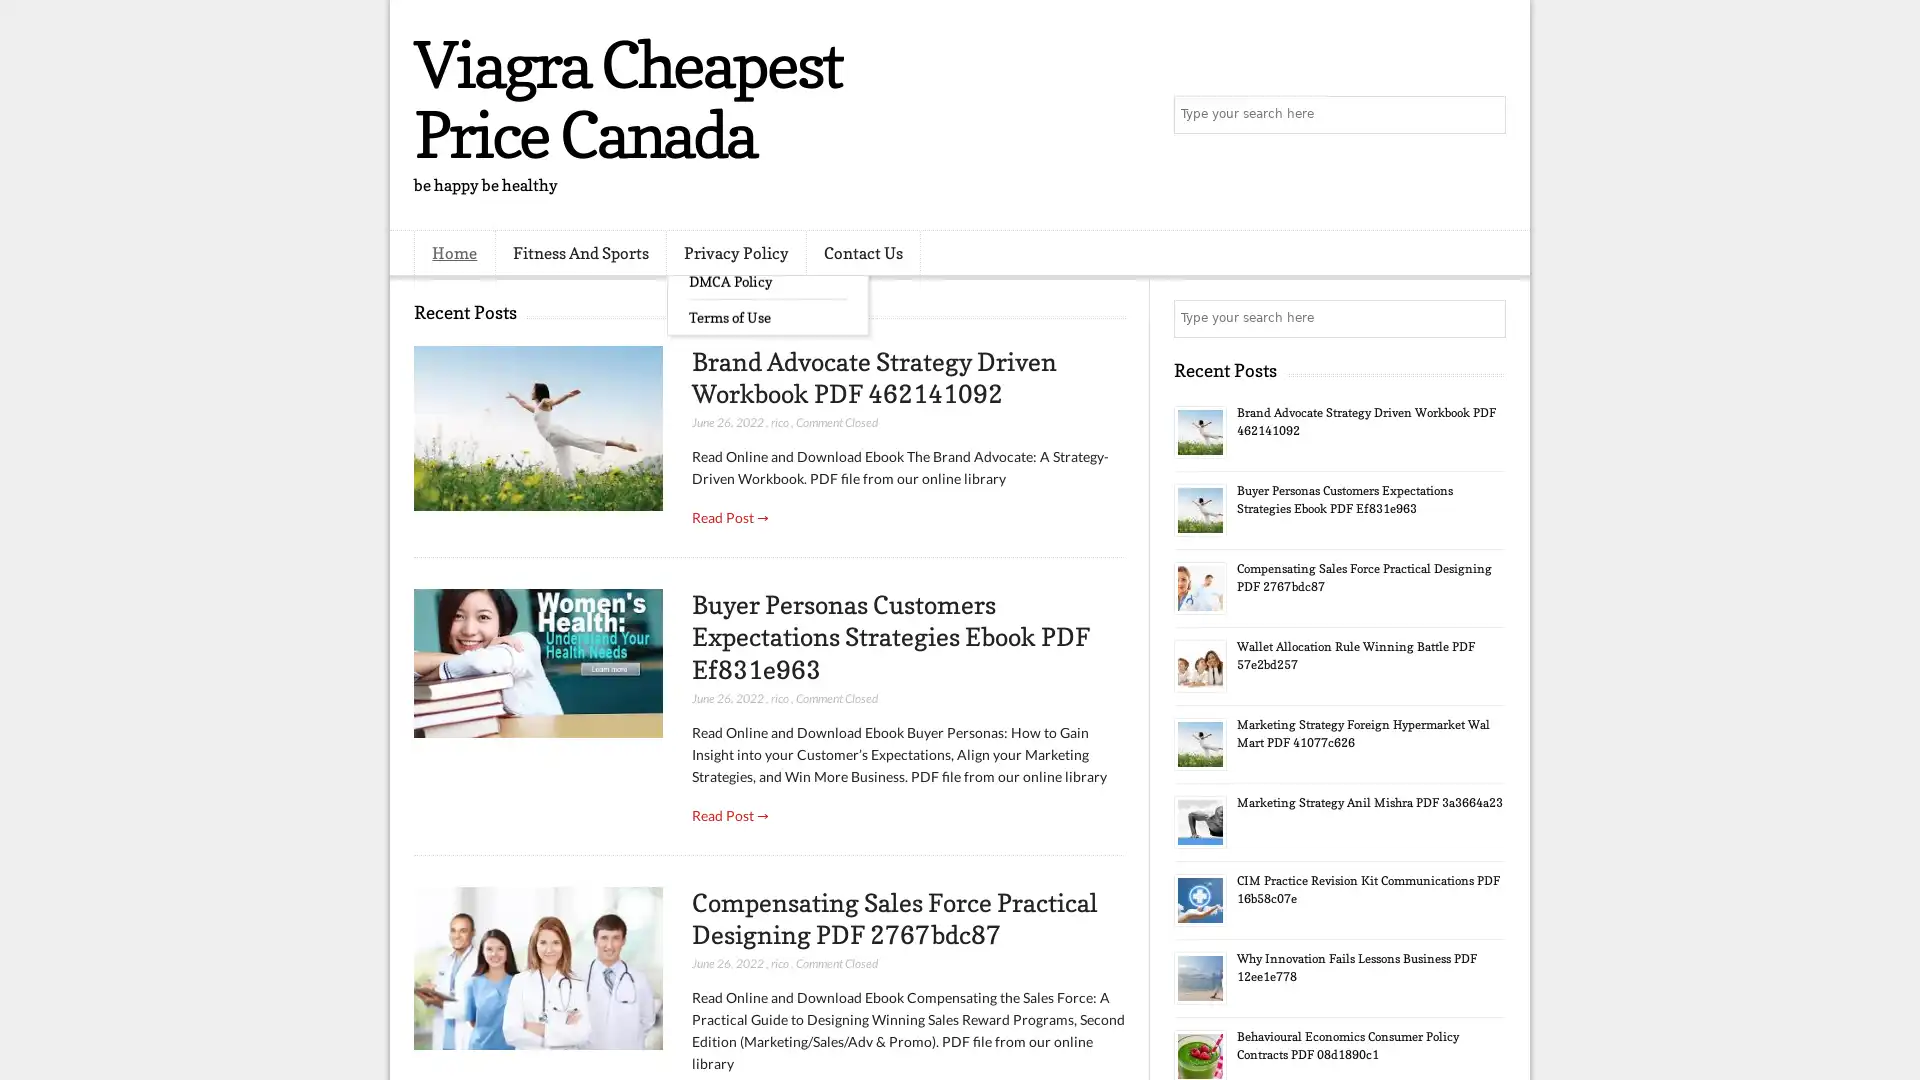  Describe the element at coordinates (1485, 115) in the screenshot. I see `Search` at that location.